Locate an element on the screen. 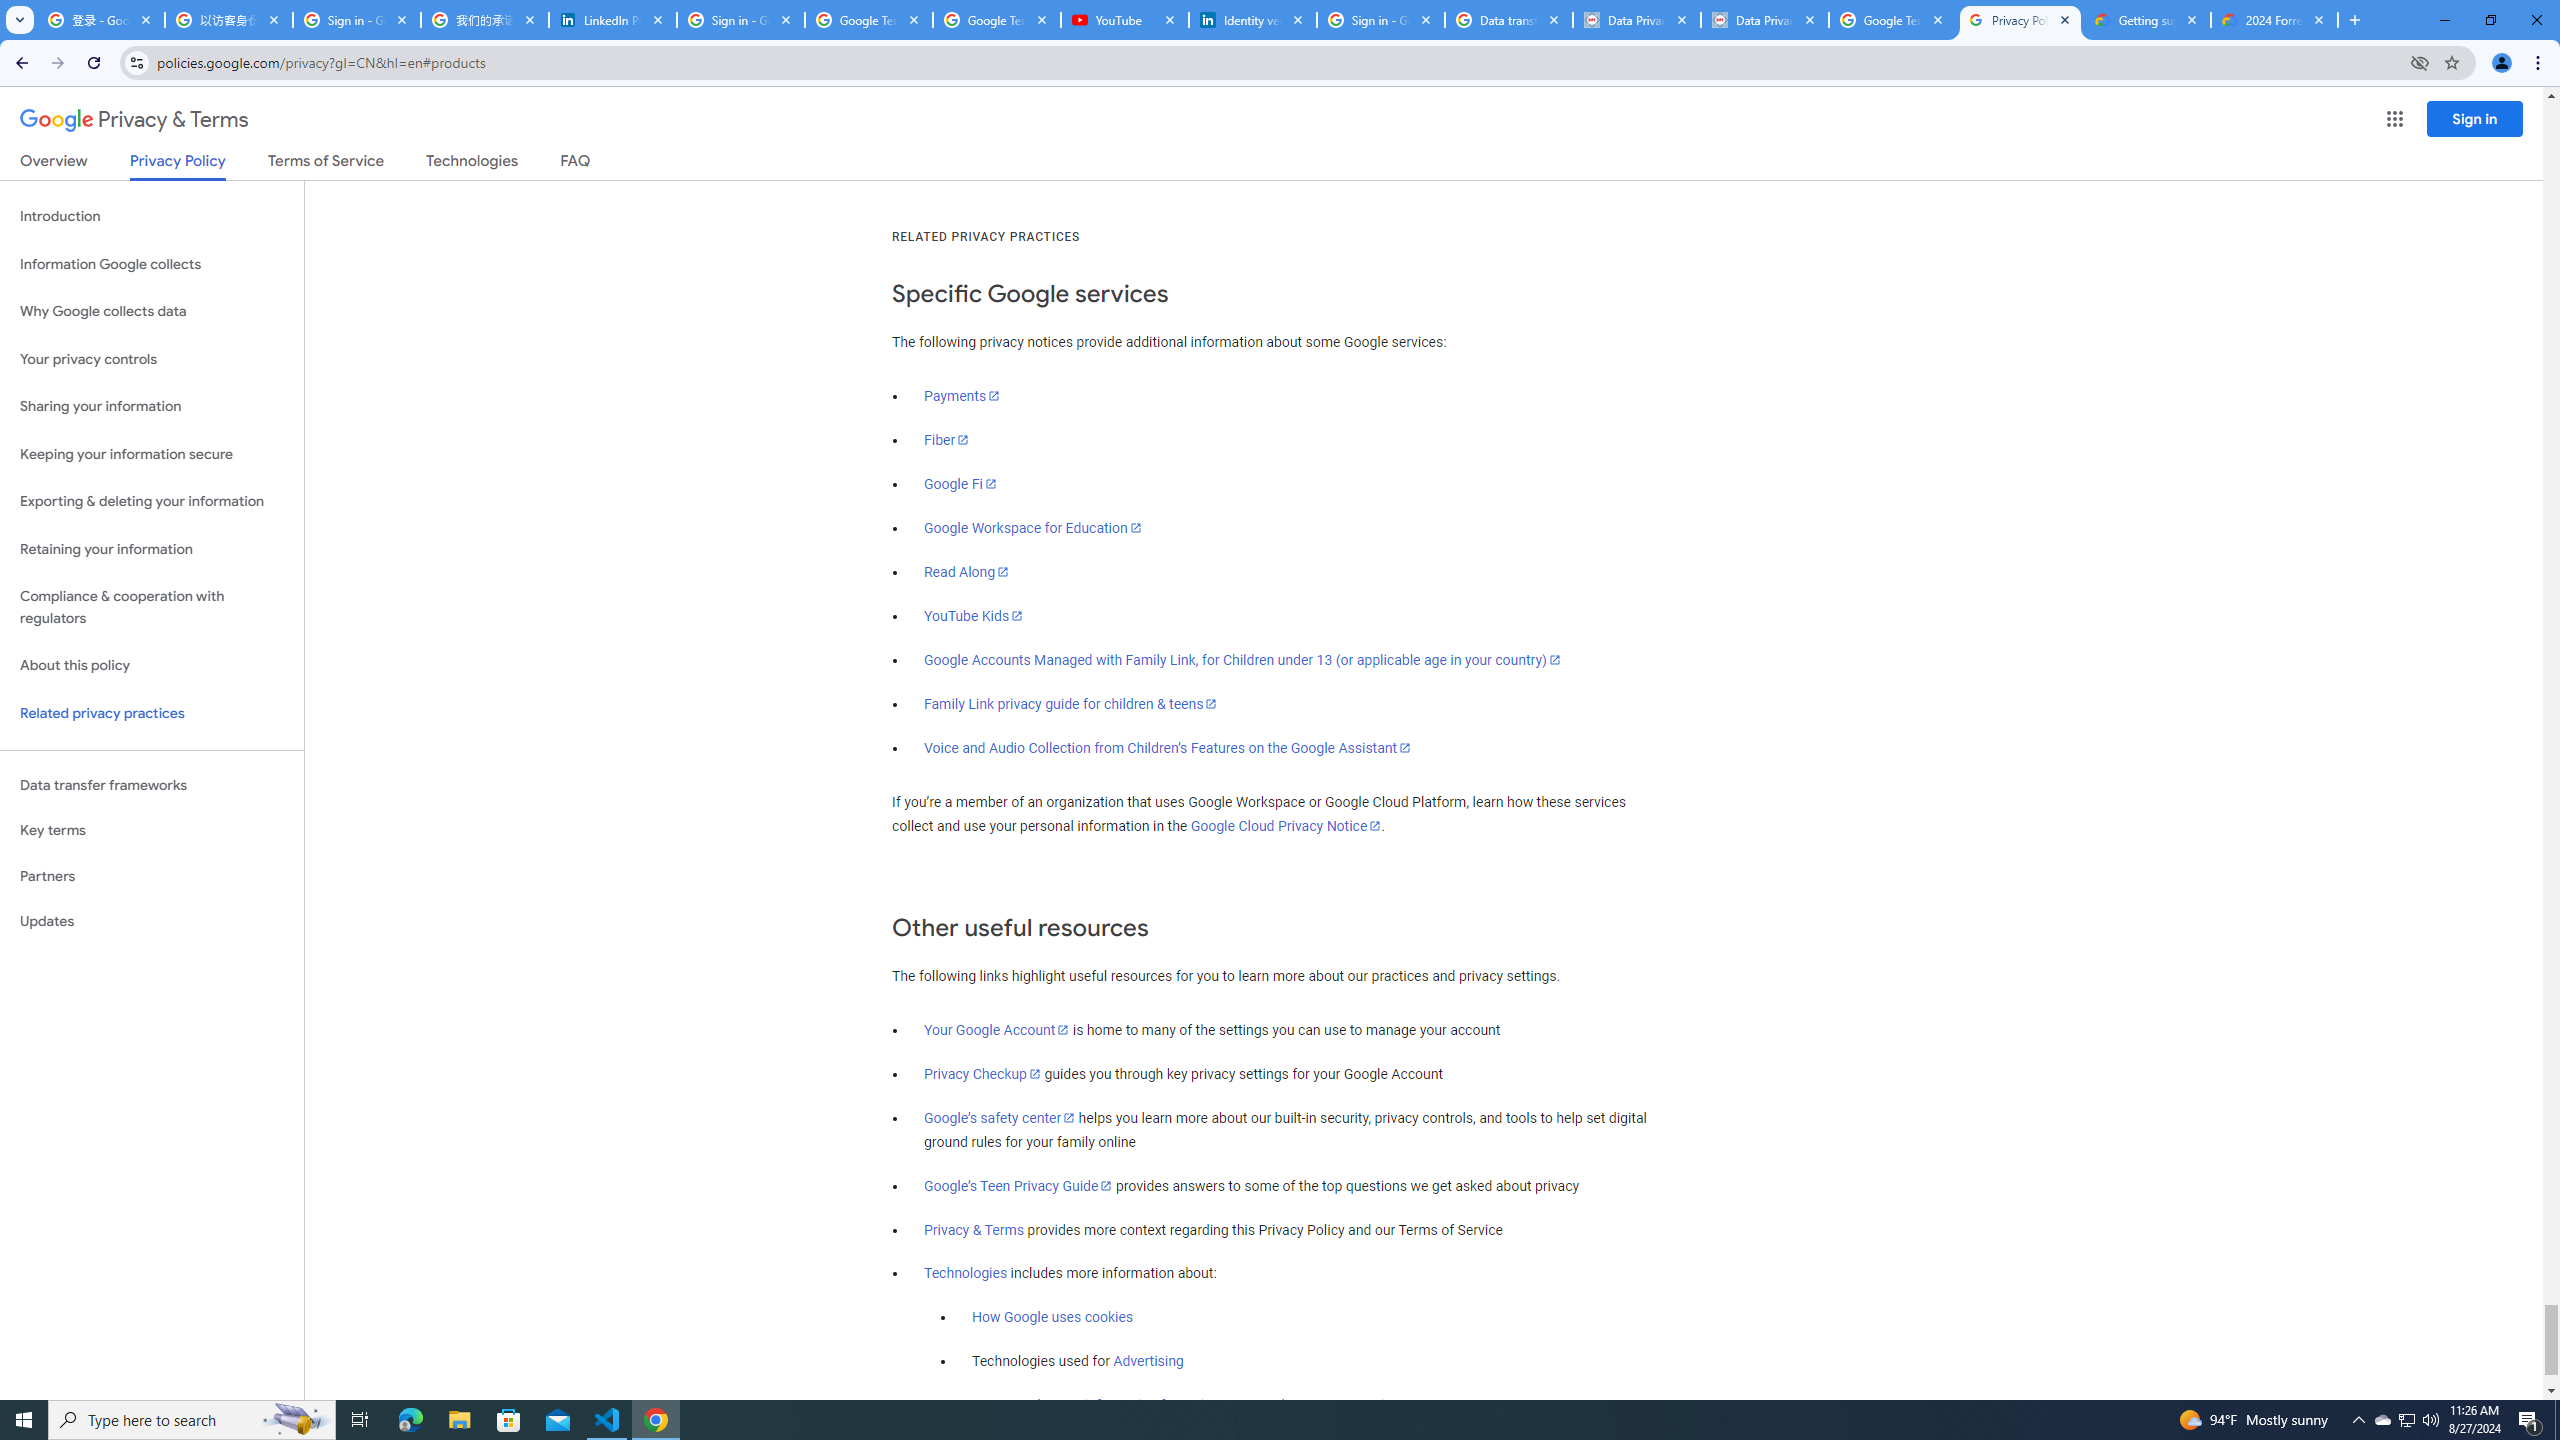 This screenshot has height=1440, width=2560. 'Partners' is located at coordinates (151, 876).